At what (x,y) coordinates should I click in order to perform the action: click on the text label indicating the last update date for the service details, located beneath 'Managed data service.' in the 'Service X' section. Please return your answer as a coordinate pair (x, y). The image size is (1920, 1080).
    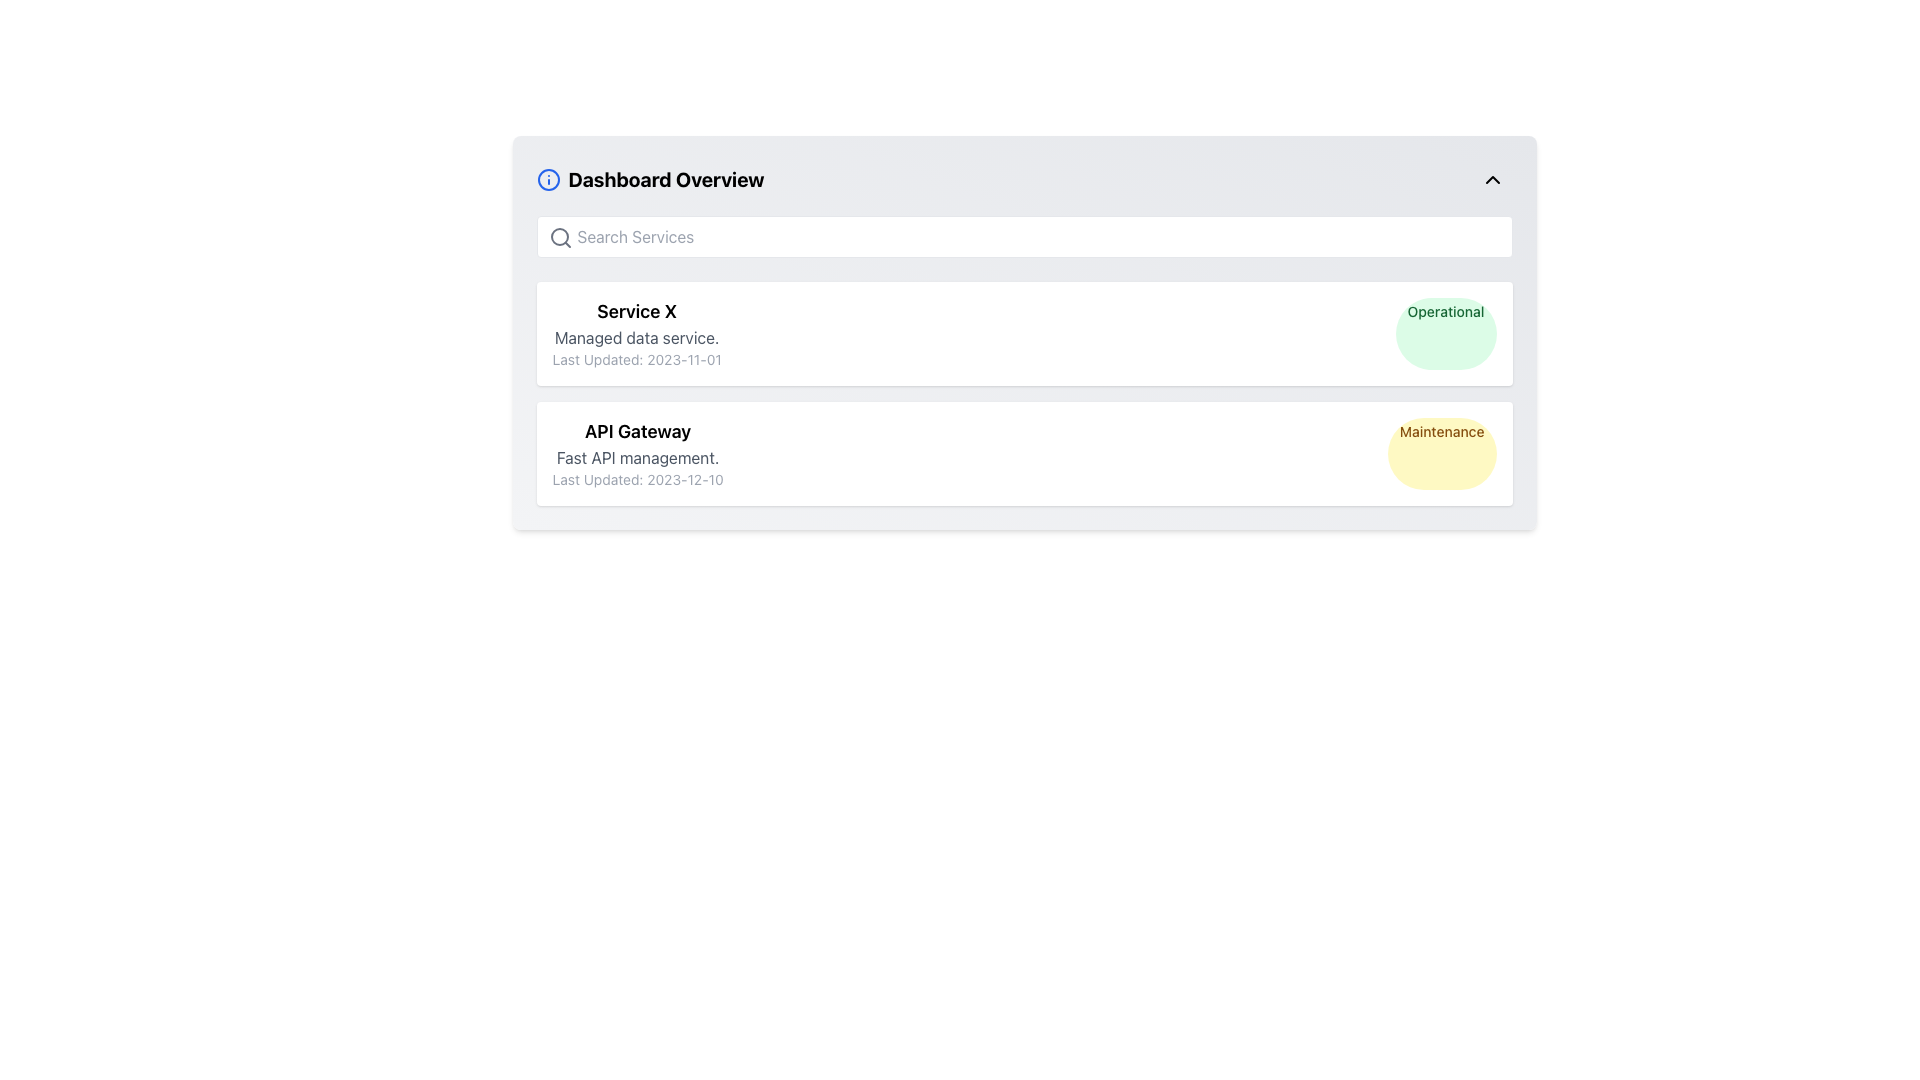
    Looking at the image, I should click on (636, 358).